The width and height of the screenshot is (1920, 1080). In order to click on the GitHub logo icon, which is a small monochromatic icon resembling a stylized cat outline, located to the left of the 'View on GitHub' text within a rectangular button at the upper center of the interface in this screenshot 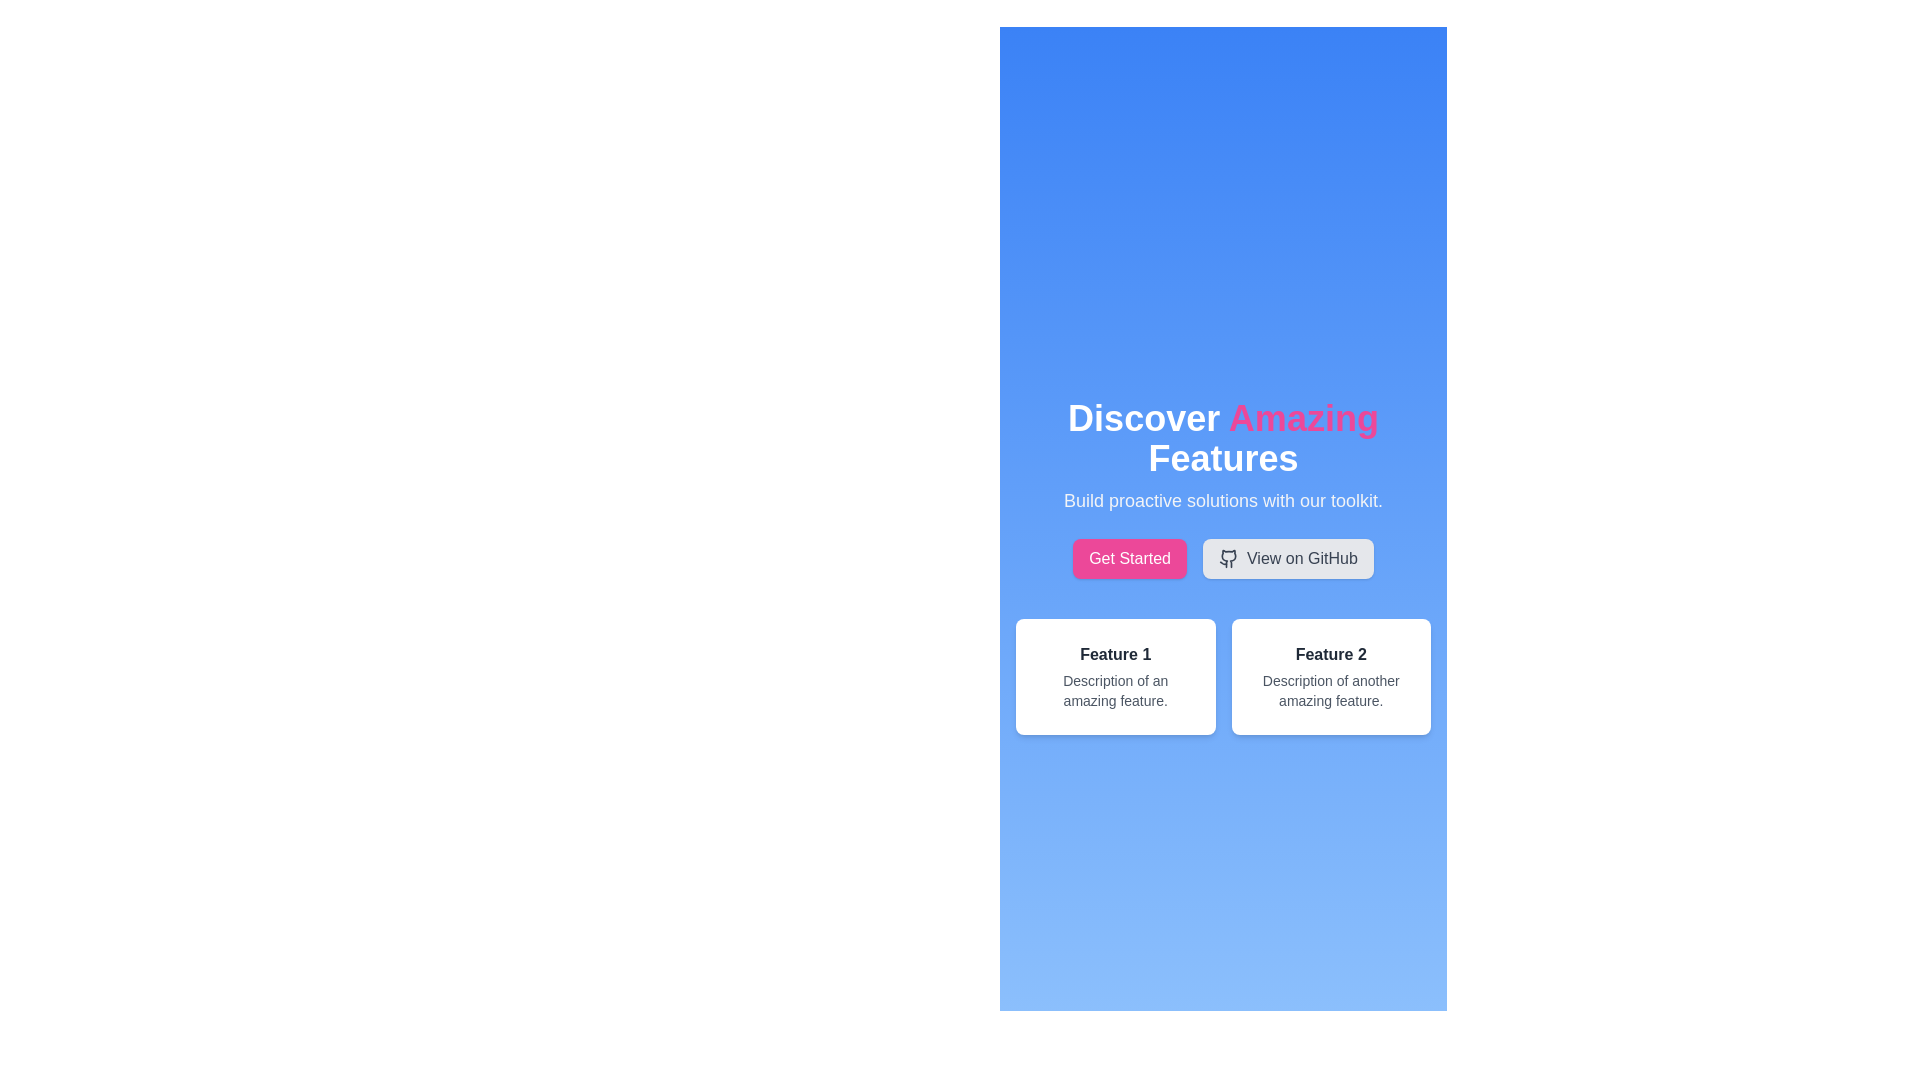, I will do `click(1227, 559)`.